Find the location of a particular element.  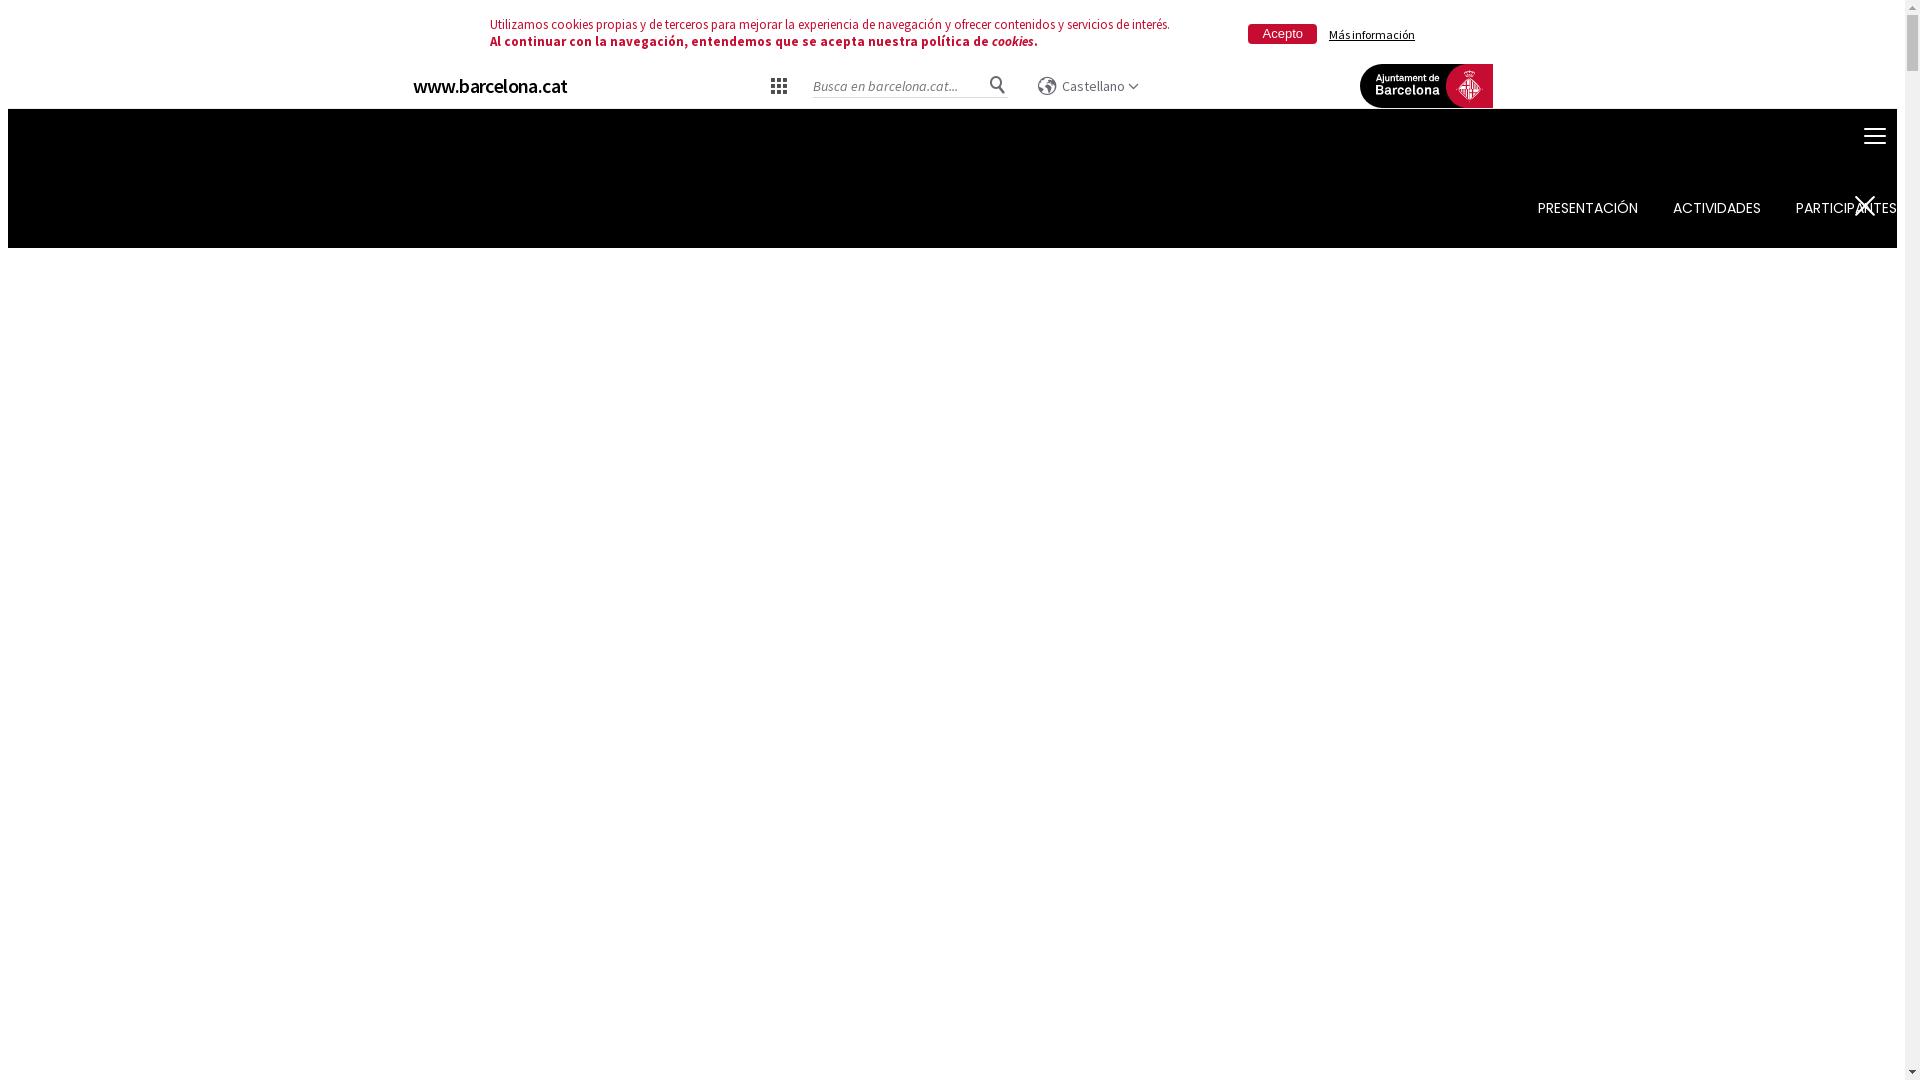

'www.barcelona.cat' is located at coordinates (489, 84).